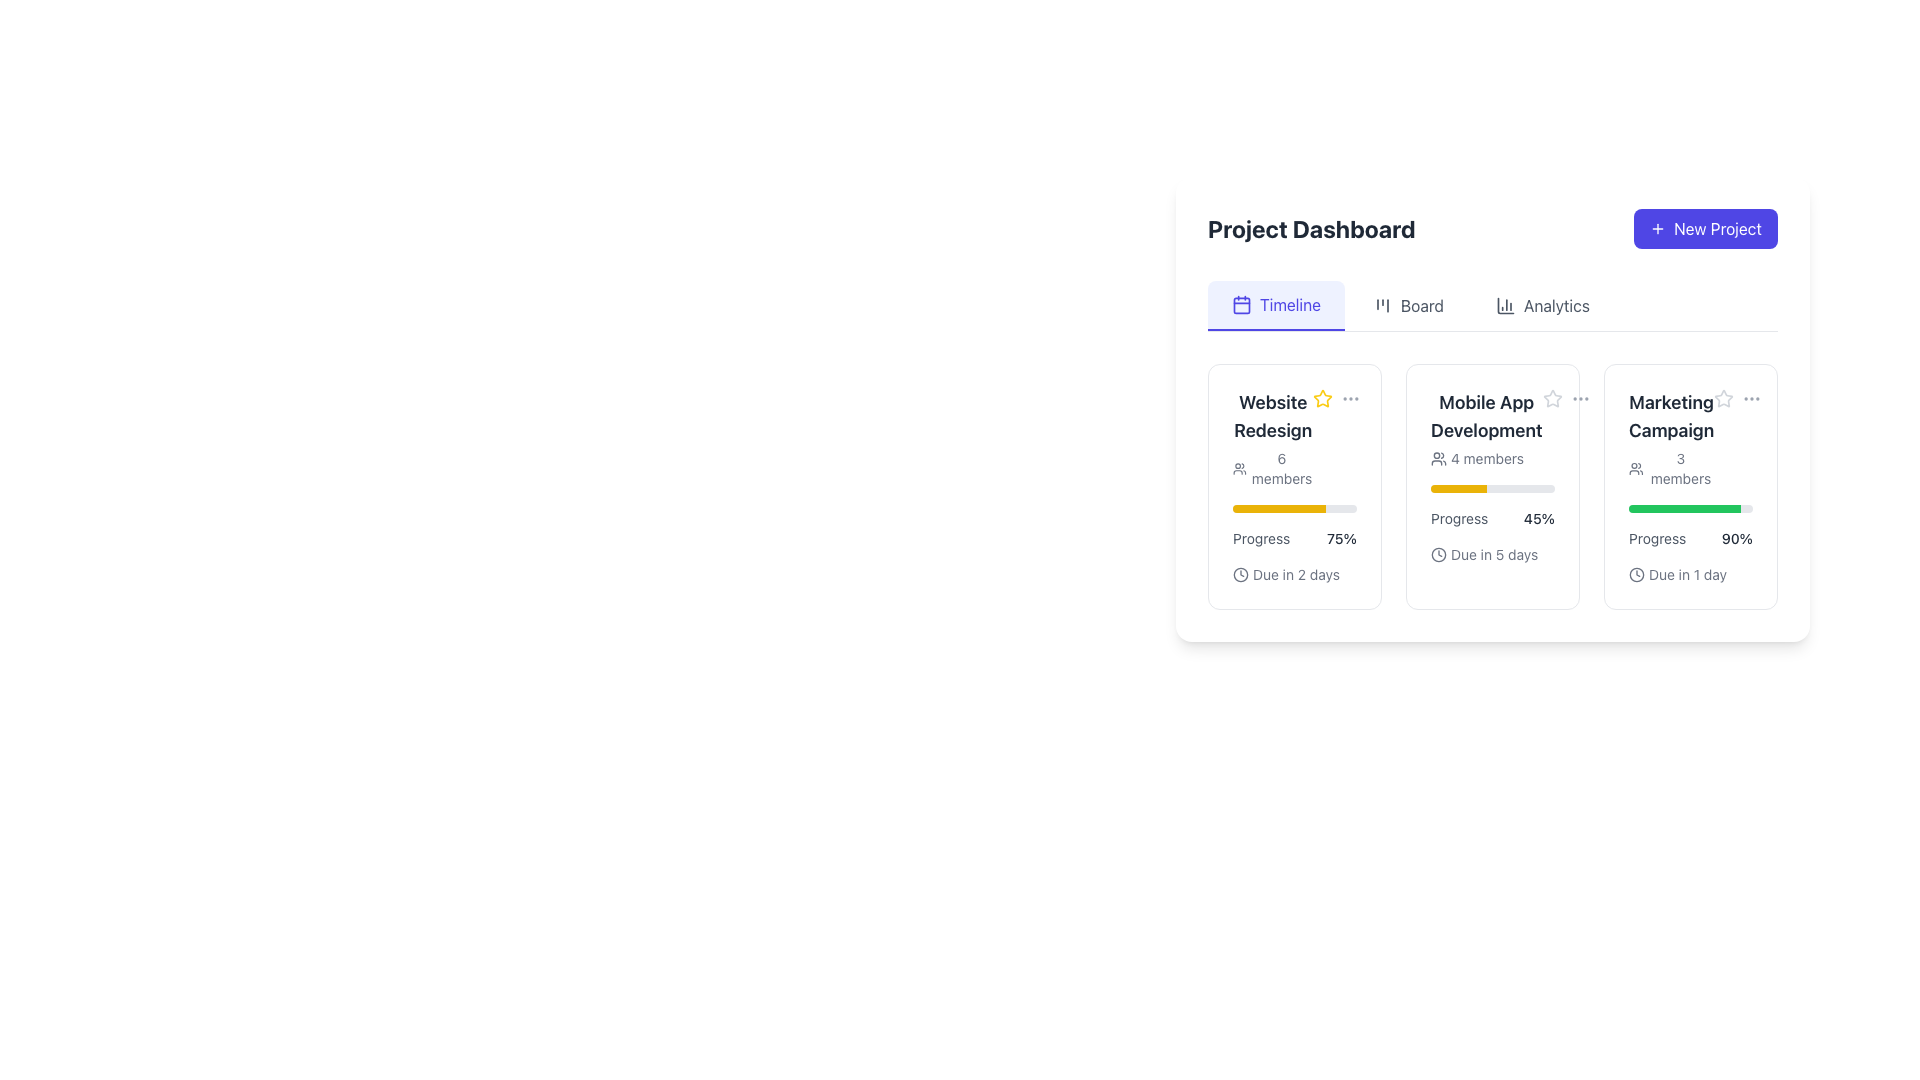  I want to click on the column chart representation by hovering over the 'Analytics' icon located in the header section of the navigation menu, to the left of the 'Analytics' label, so click(1505, 305).